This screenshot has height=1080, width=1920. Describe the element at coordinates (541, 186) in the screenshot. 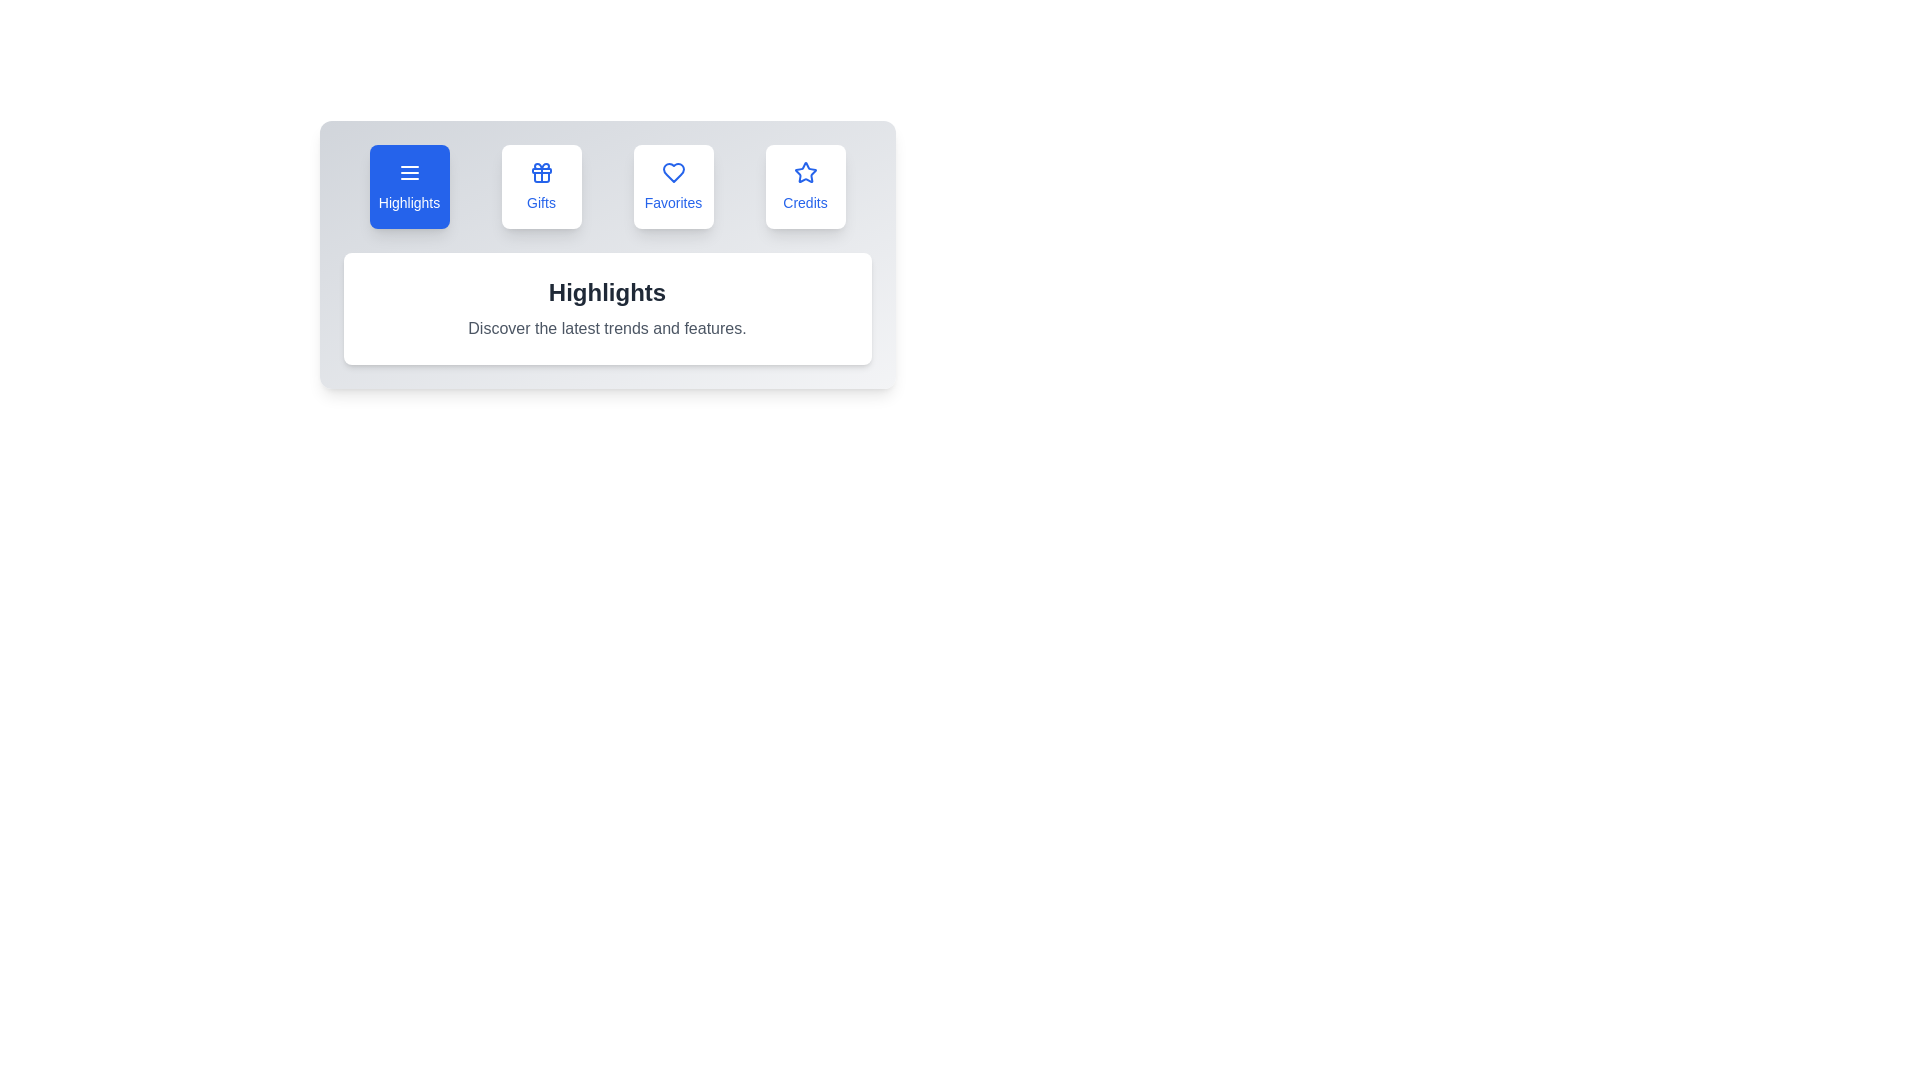

I see `the tab labeled Gifts` at that location.